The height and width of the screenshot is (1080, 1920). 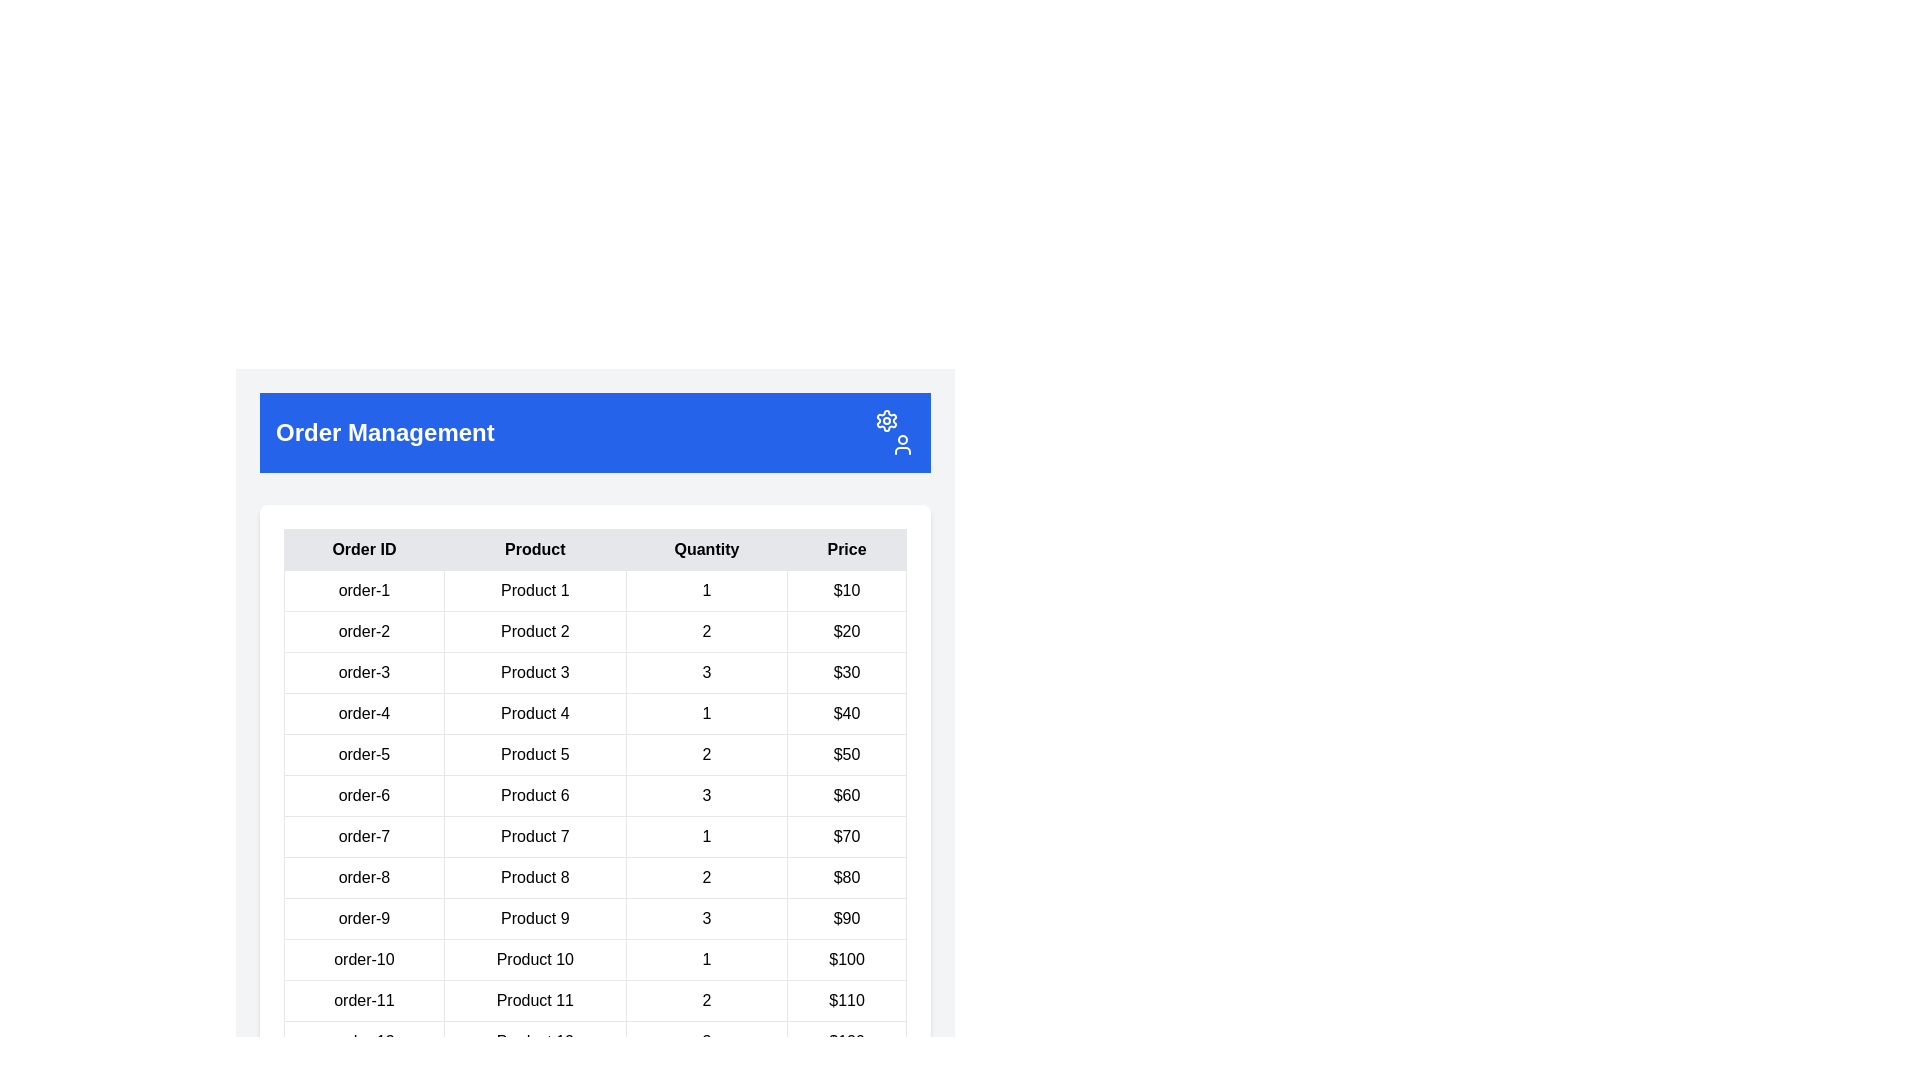 I want to click on the text cell displaying '$70' in the fourth column of the 'order-7' row in the table, so click(x=847, y=837).